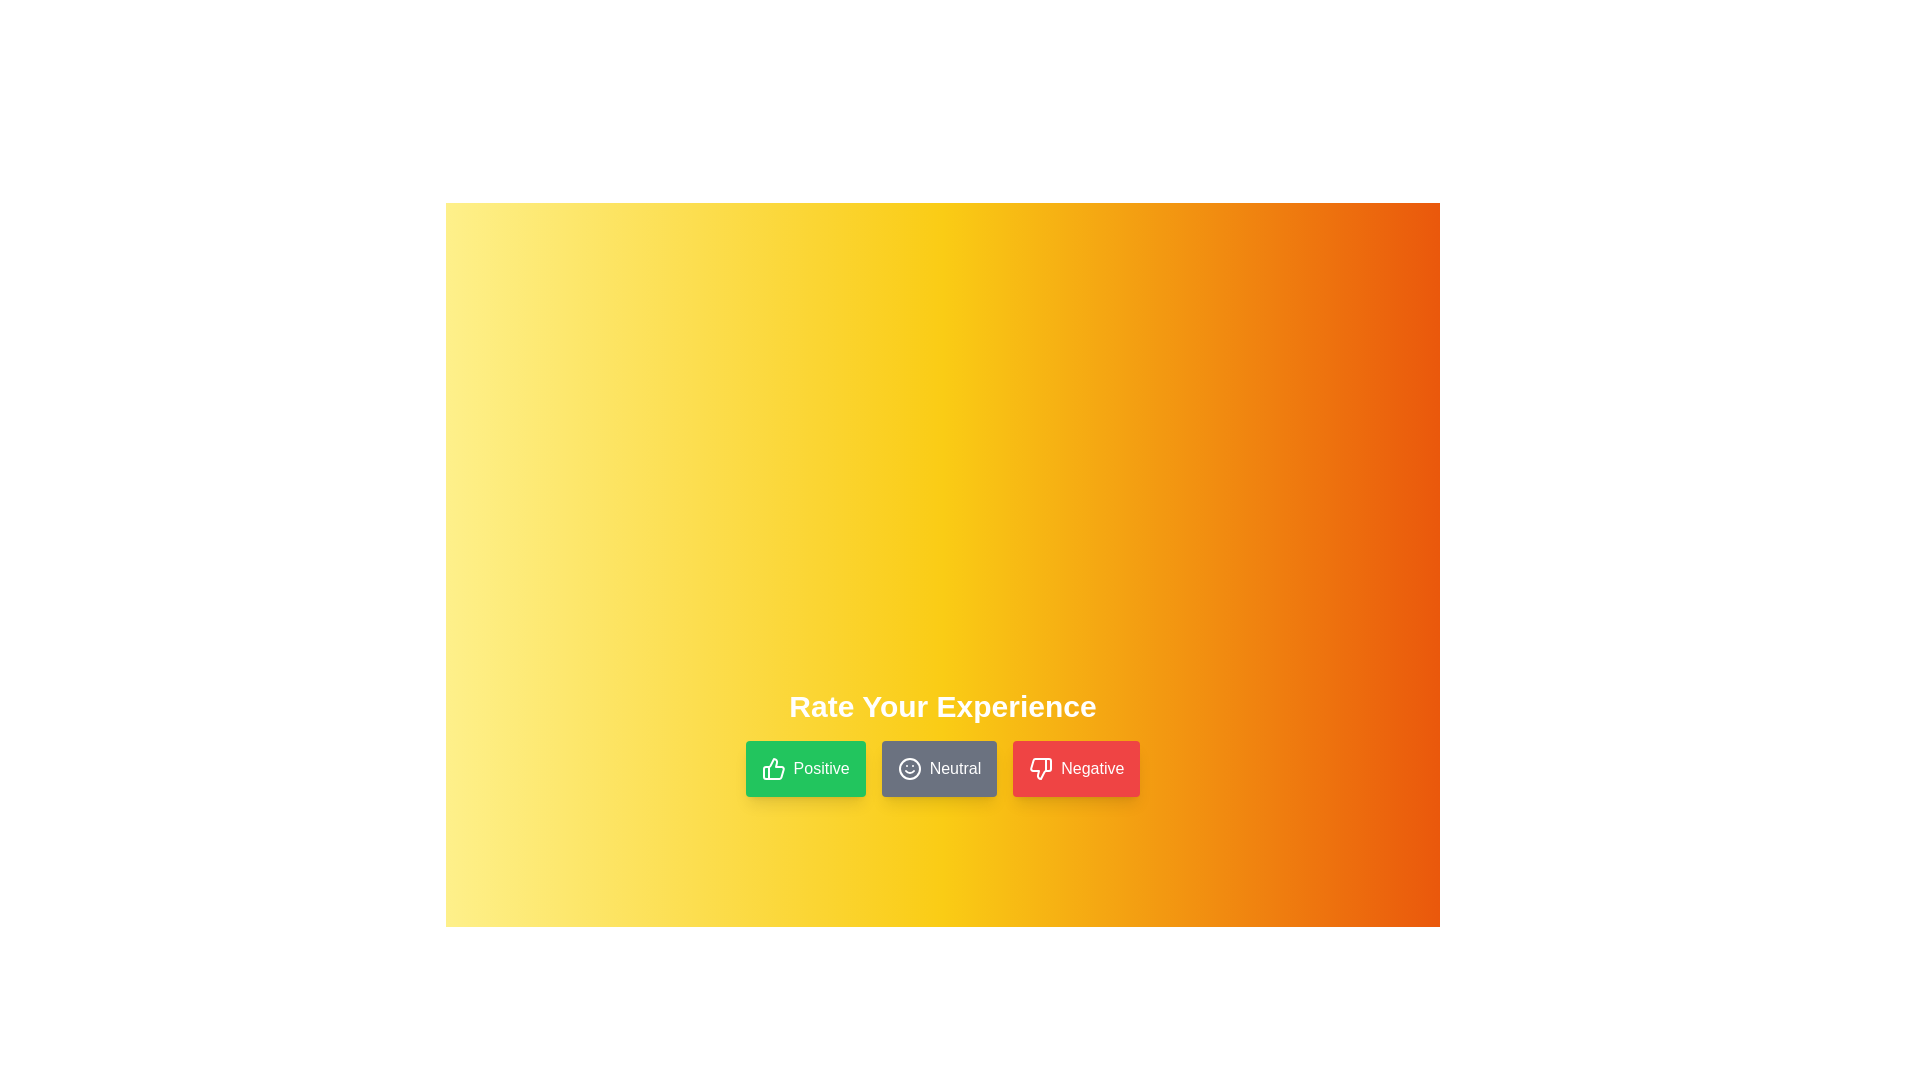 This screenshot has width=1920, height=1080. I want to click on the middle button in the group of three buttons, so click(938, 767).